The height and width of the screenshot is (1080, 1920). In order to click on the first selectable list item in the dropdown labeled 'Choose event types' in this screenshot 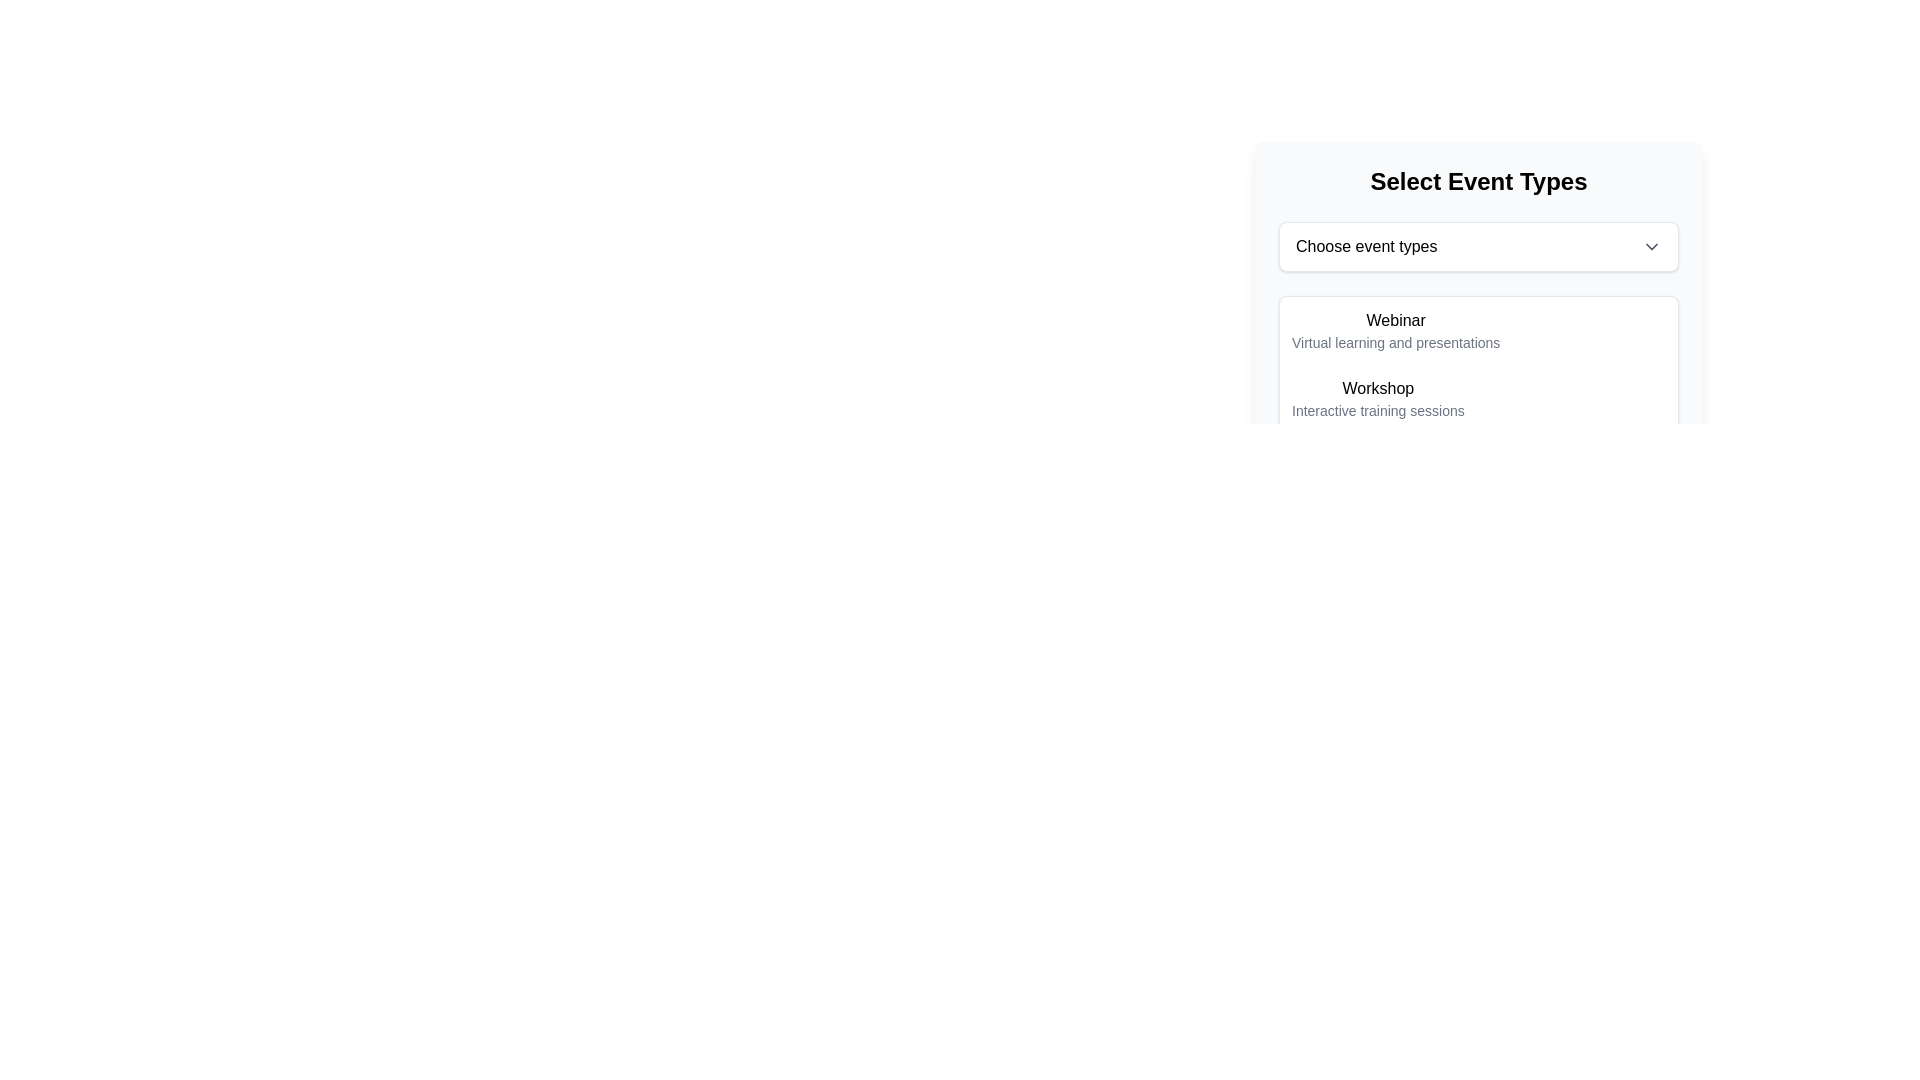, I will do `click(1478, 330)`.